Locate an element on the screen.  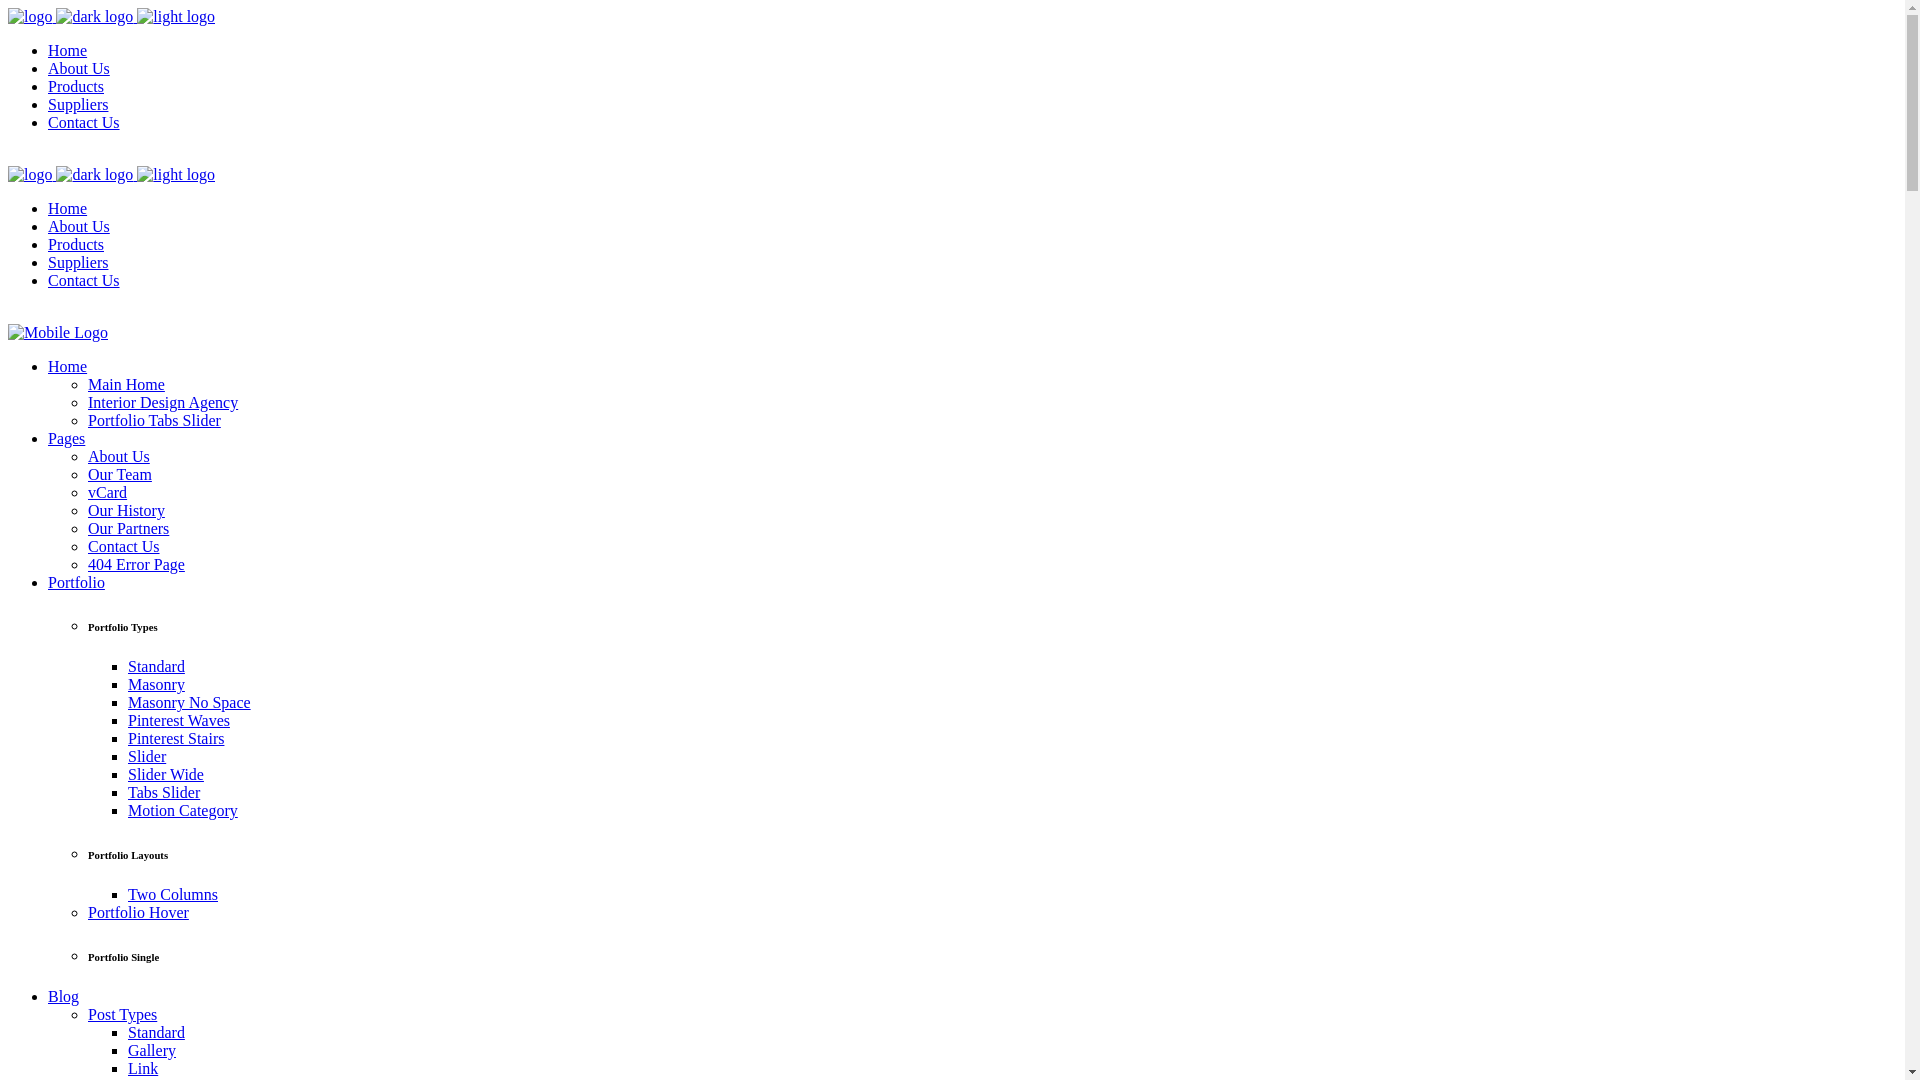
'Slider' is located at coordinates (127, 756).